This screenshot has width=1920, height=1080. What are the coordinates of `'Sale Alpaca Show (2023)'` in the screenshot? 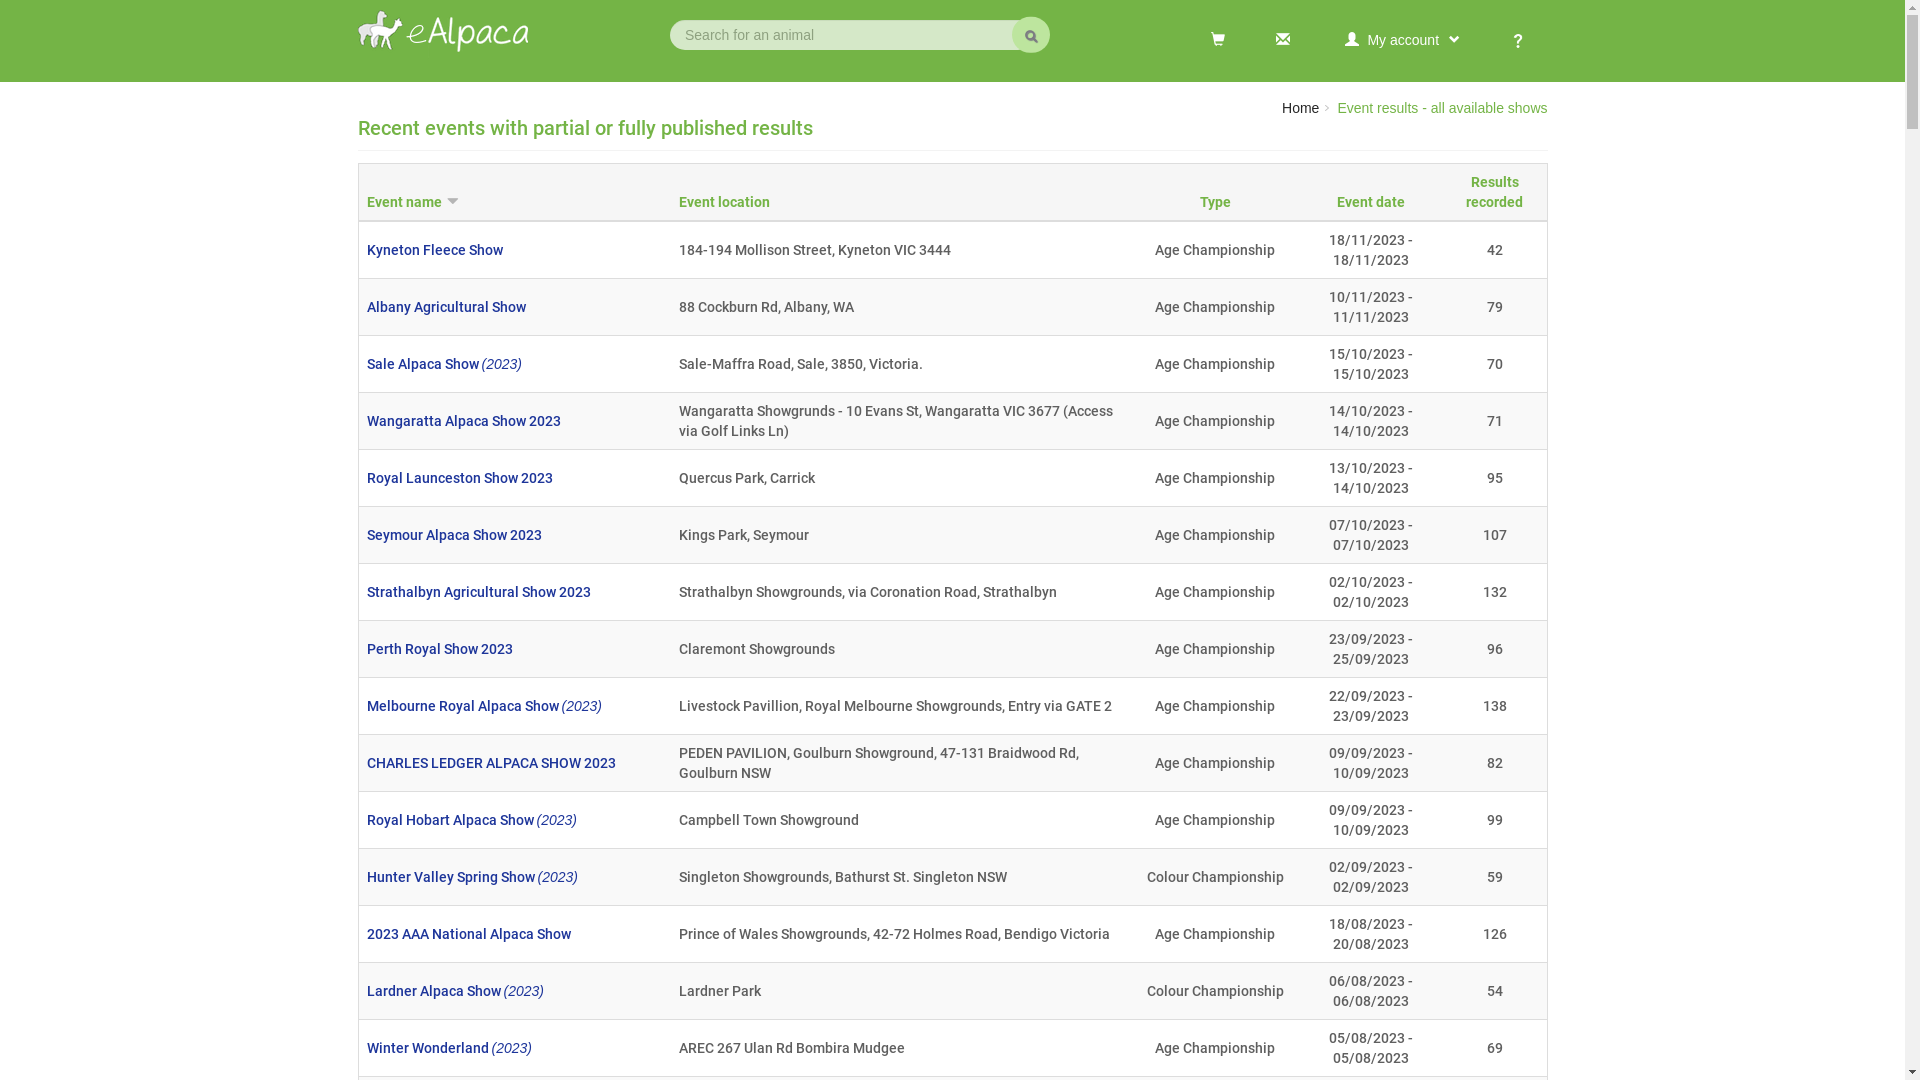 It's located at (442, 363).